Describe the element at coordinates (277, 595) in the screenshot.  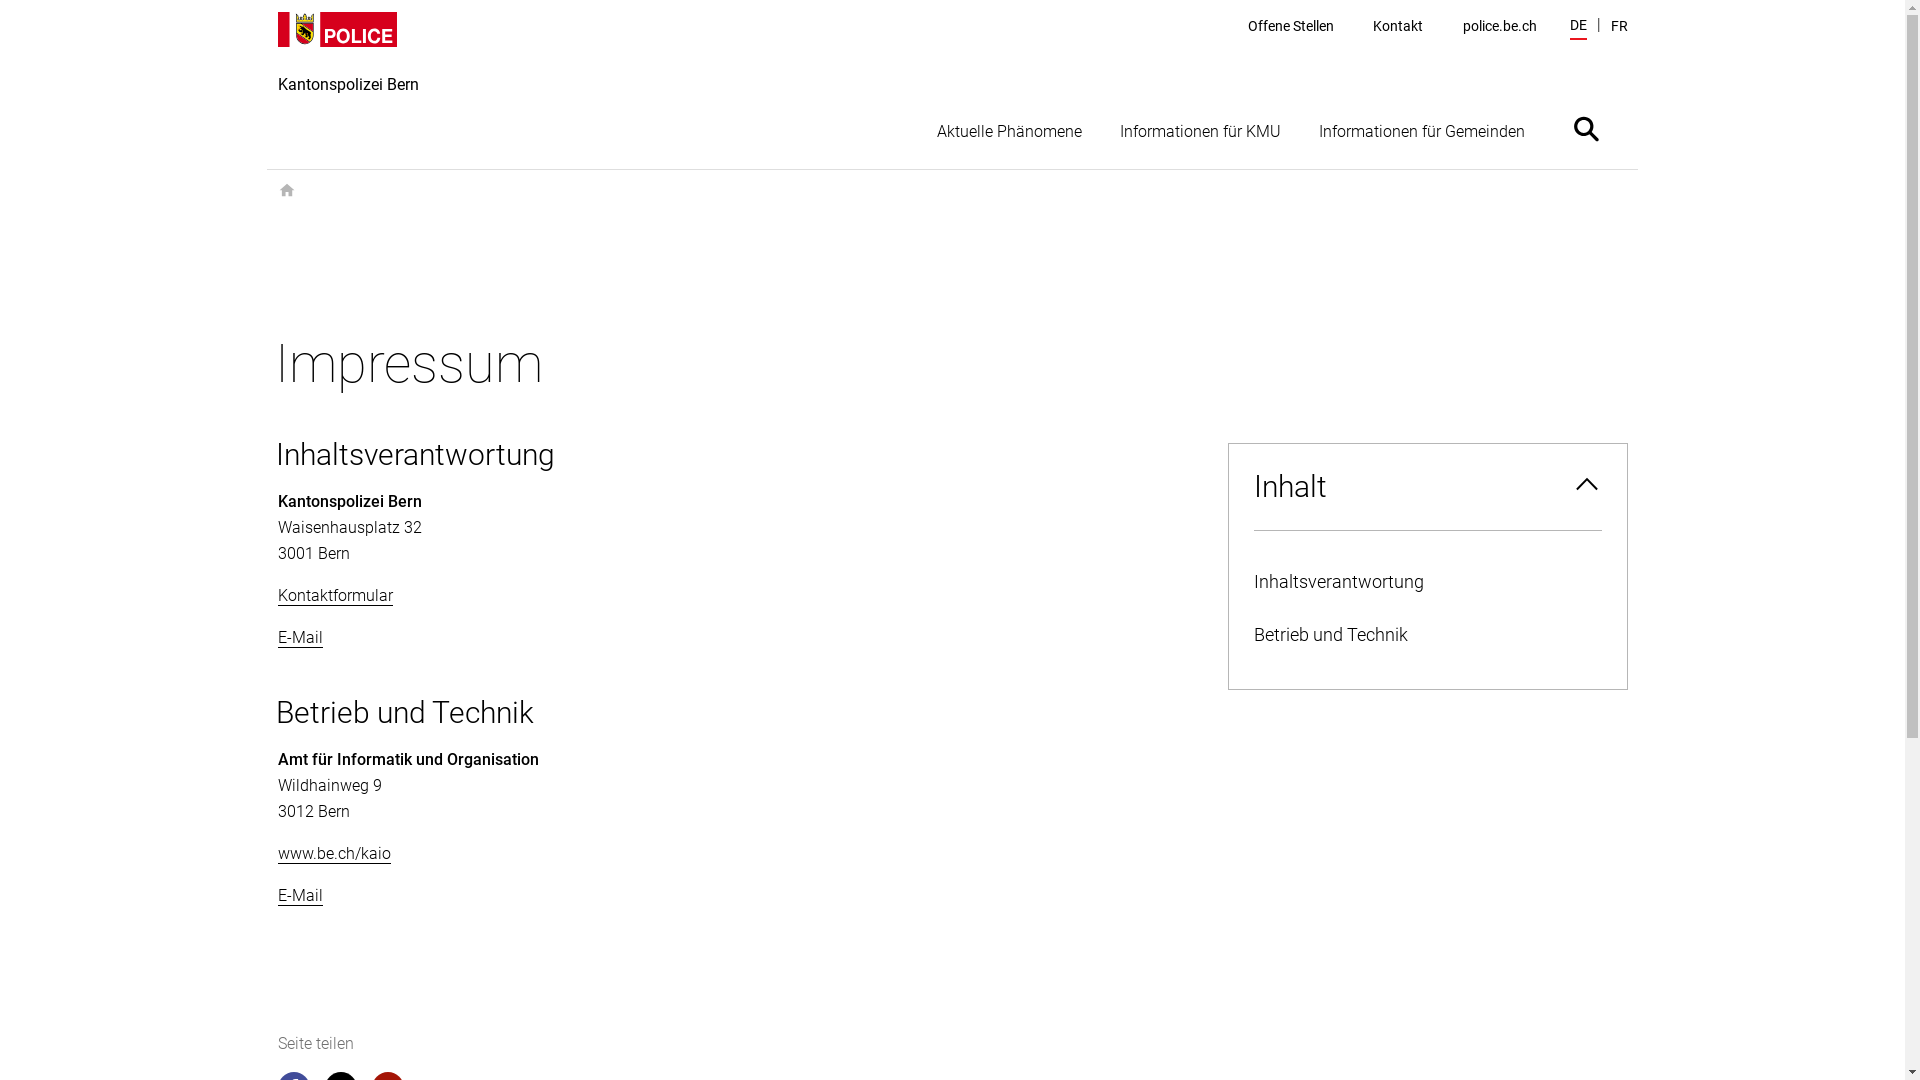
I see `'Kontaktformular'` at that location.